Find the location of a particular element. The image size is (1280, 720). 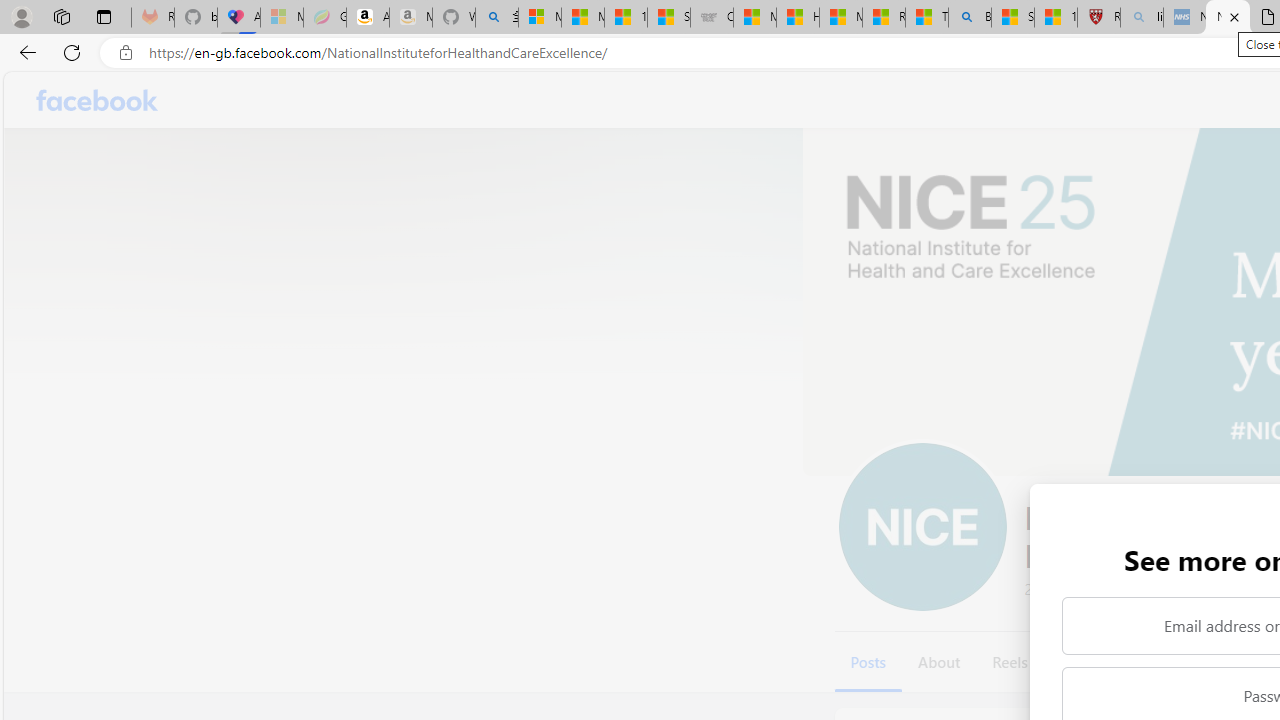

'12 Popular Science Lies that Must be Corrected' is located at coordinates (1055, 17).